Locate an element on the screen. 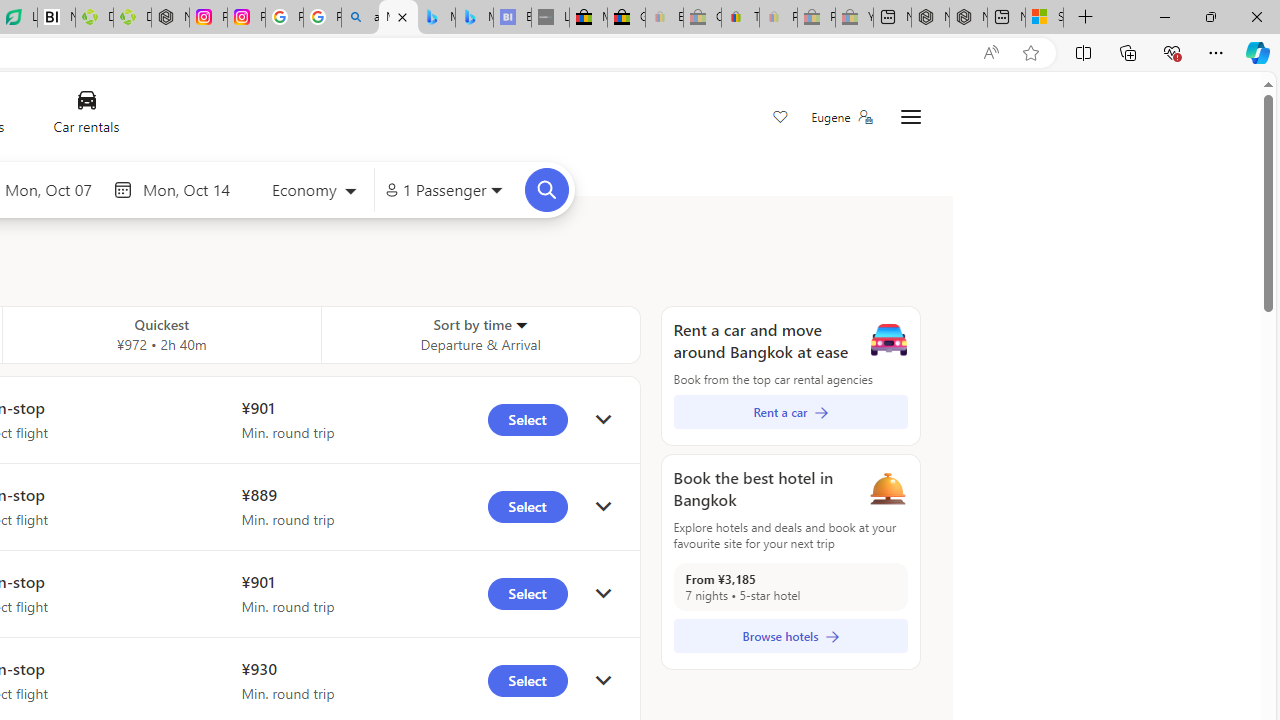 This screenshot has height=720, width=1280. 'End date' is located at coordinates (191, 189).